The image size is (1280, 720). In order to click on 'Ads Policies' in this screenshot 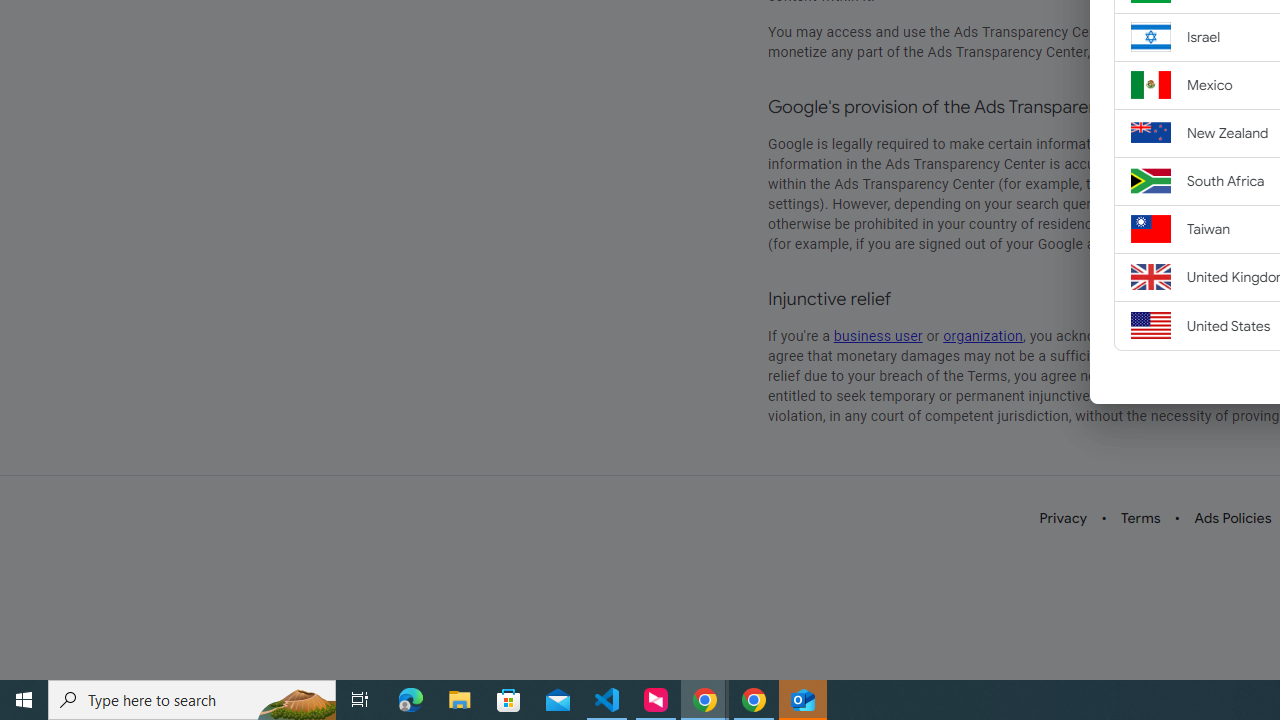, I will do `click(1232, 517)`.